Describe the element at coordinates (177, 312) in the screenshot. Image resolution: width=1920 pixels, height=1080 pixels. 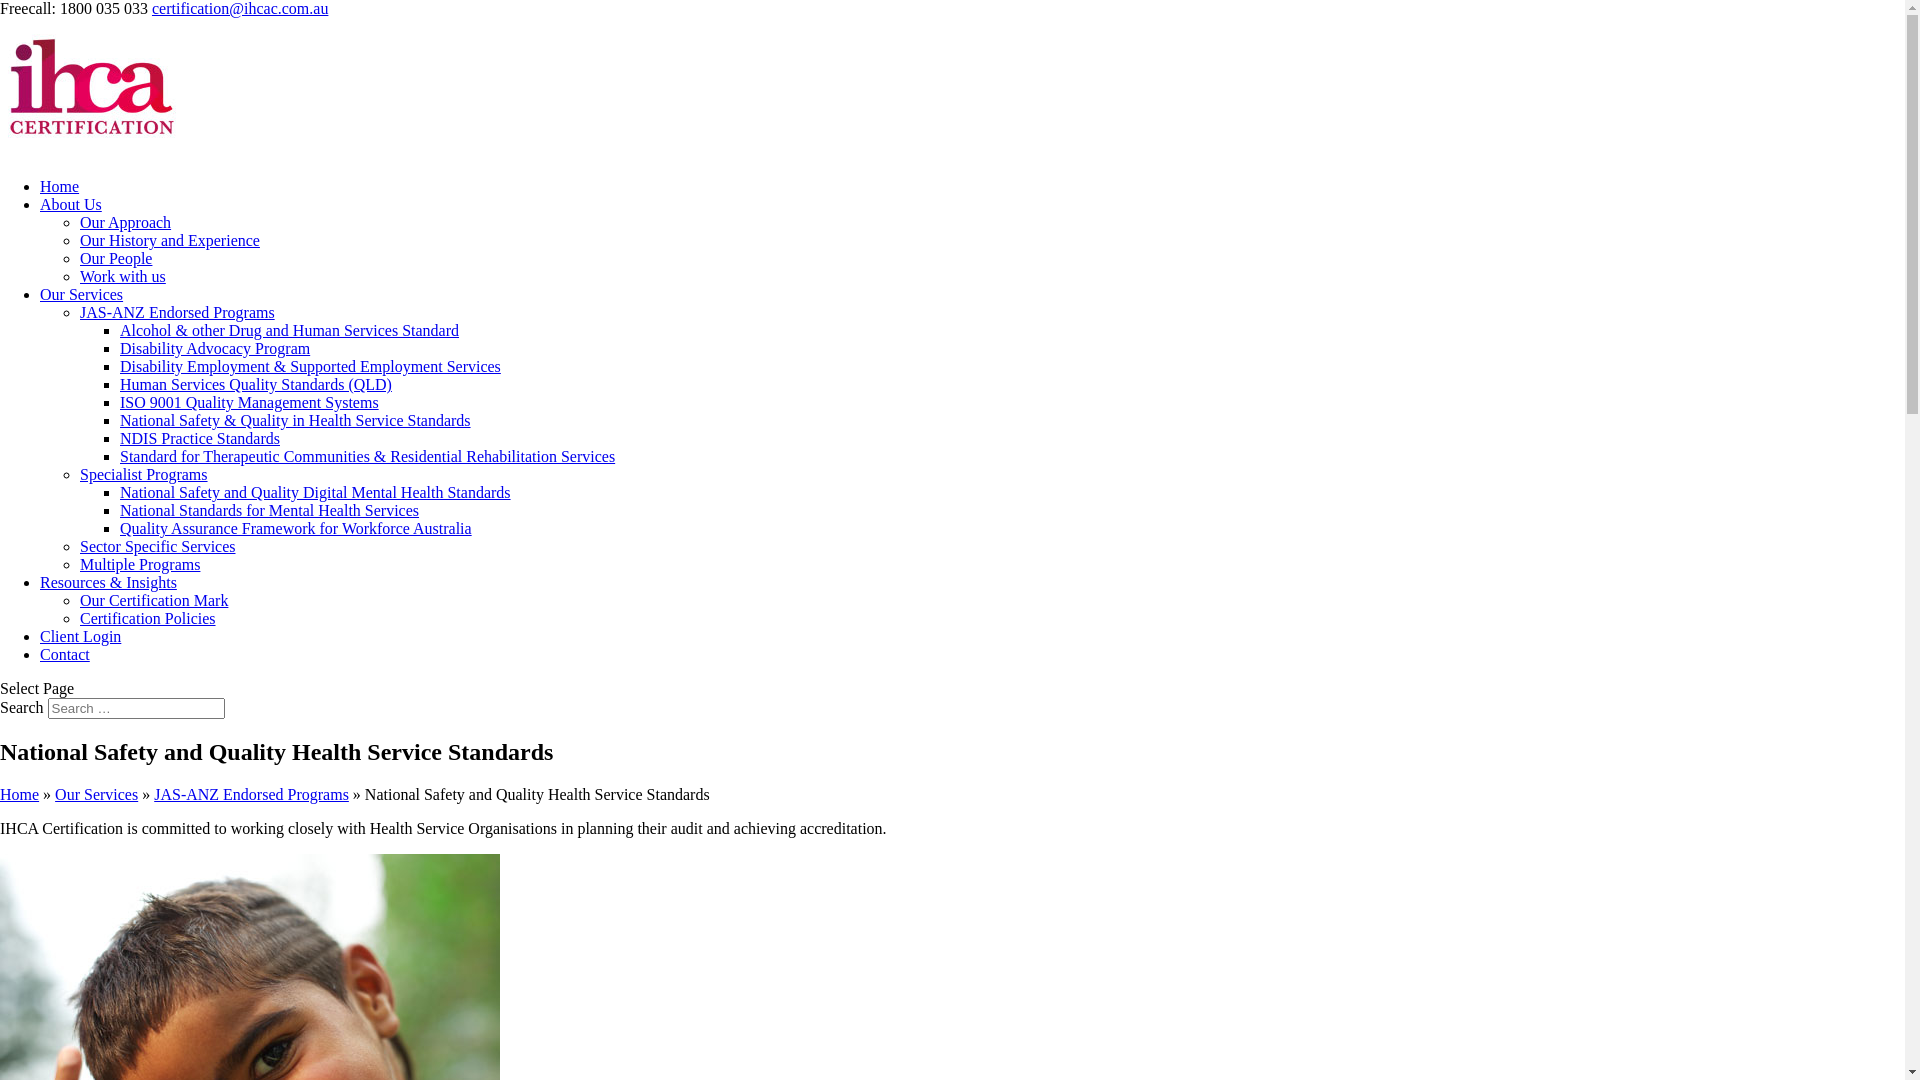
I see `'JAS-ANZ Endorsed Programs'` at that location.